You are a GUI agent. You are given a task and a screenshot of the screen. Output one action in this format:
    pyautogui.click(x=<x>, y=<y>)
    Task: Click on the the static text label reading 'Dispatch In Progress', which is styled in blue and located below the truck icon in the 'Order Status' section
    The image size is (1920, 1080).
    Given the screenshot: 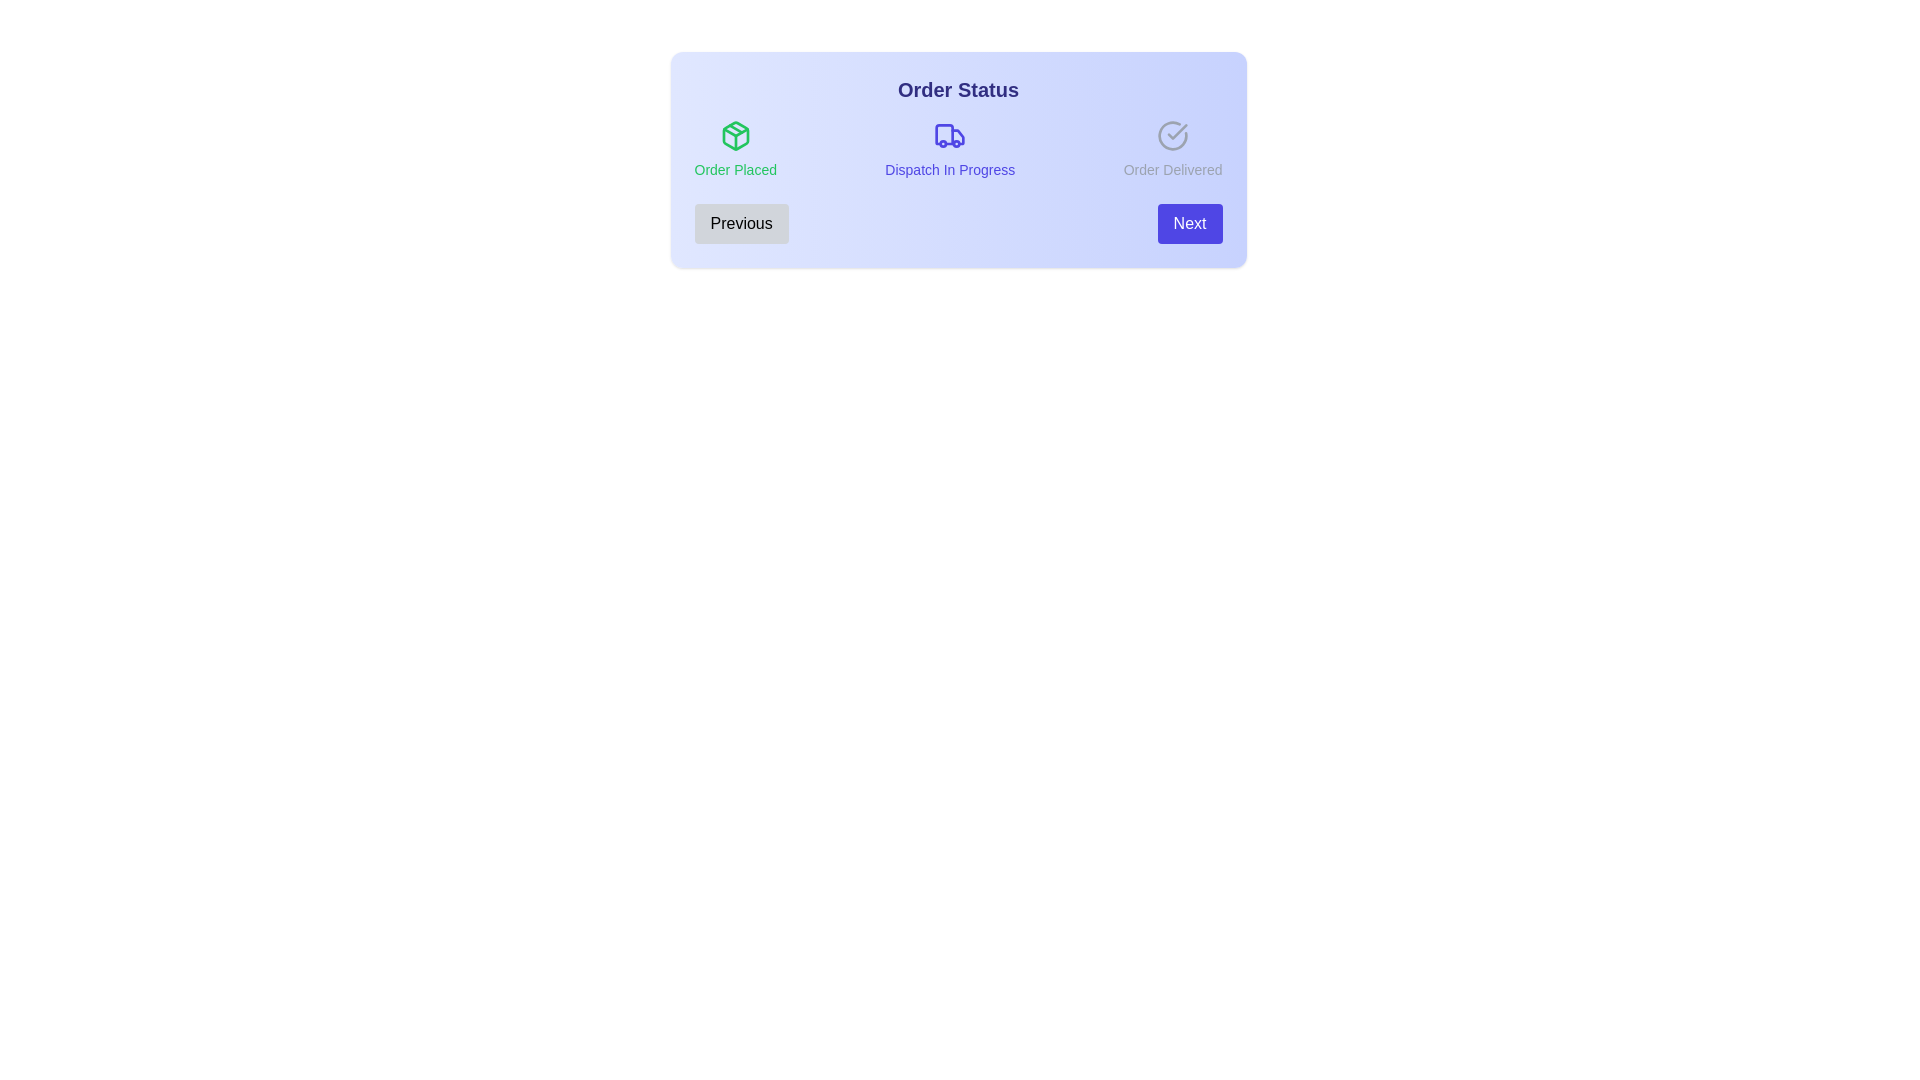 What is the action you would take?
    pyautogui.click(x=949, y=168)
    